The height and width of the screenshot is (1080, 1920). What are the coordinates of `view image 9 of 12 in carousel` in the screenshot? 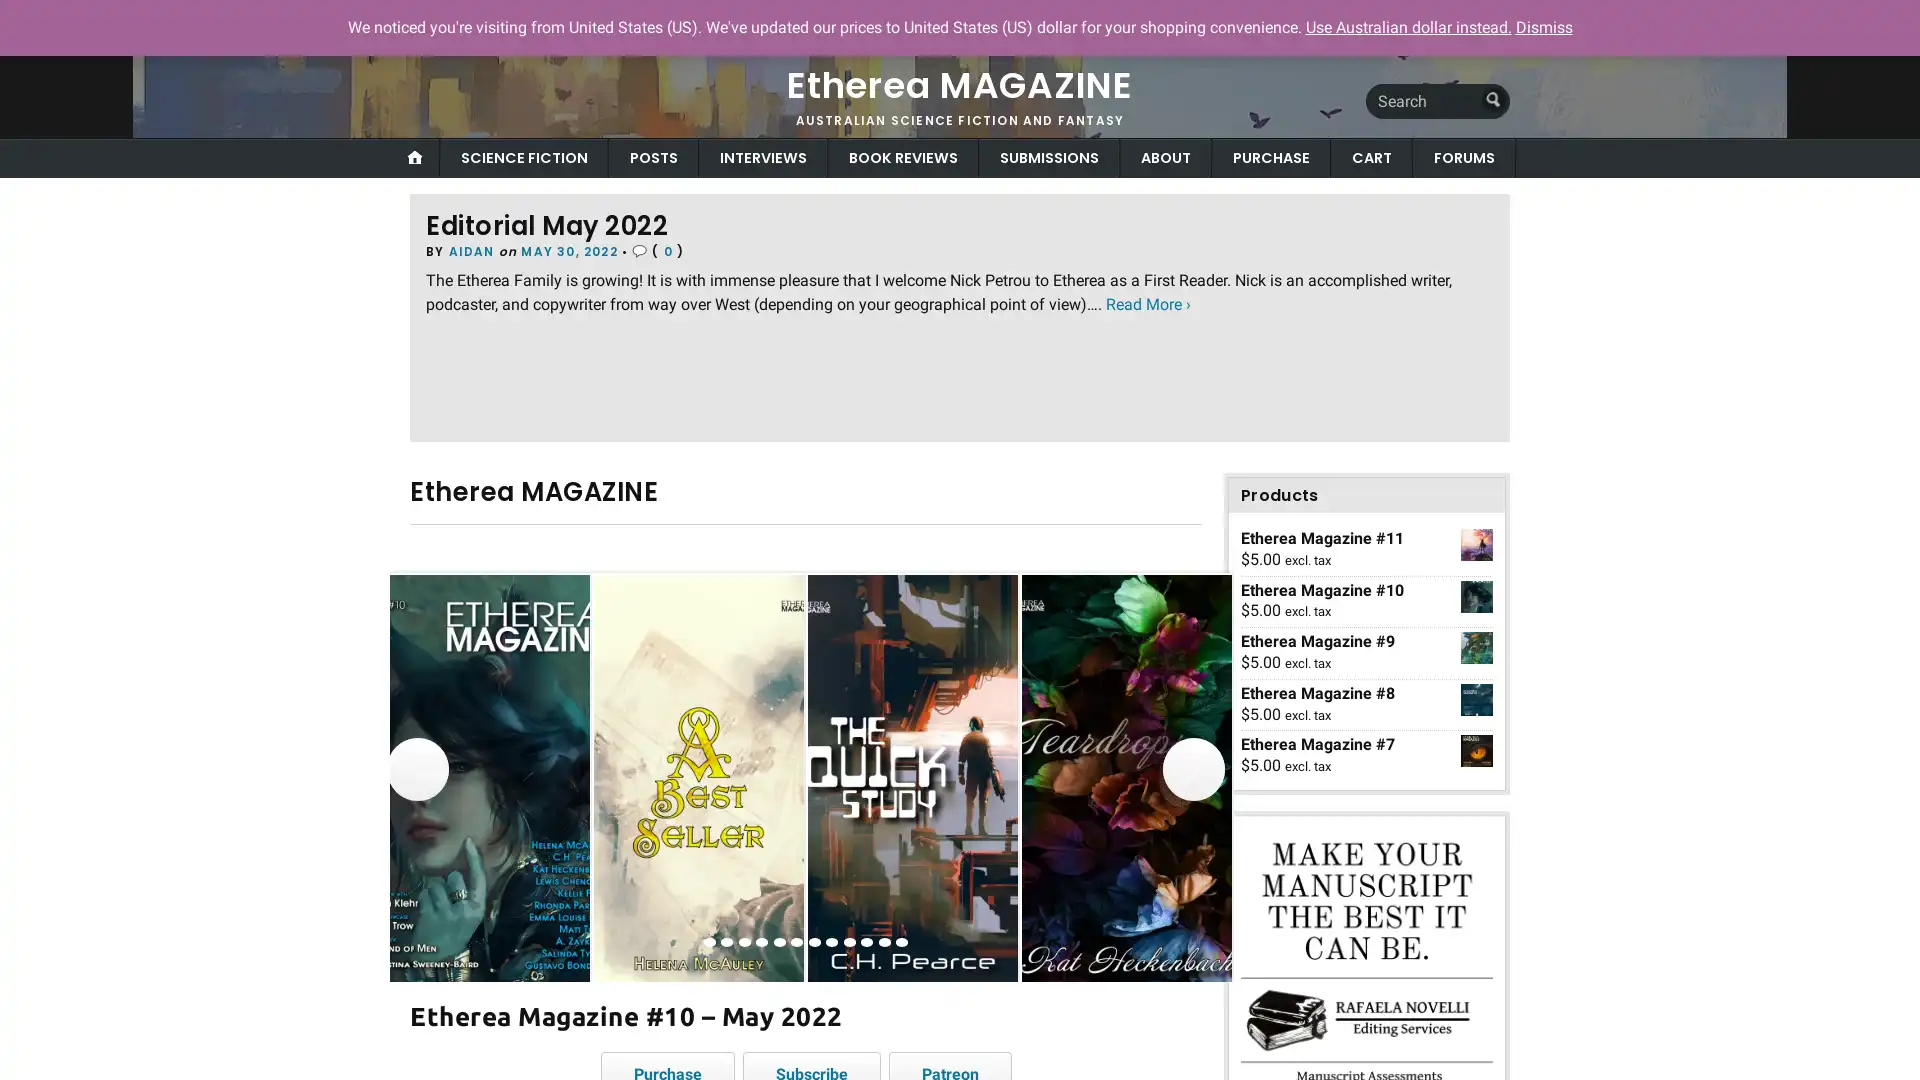 It's located at (849, 941).